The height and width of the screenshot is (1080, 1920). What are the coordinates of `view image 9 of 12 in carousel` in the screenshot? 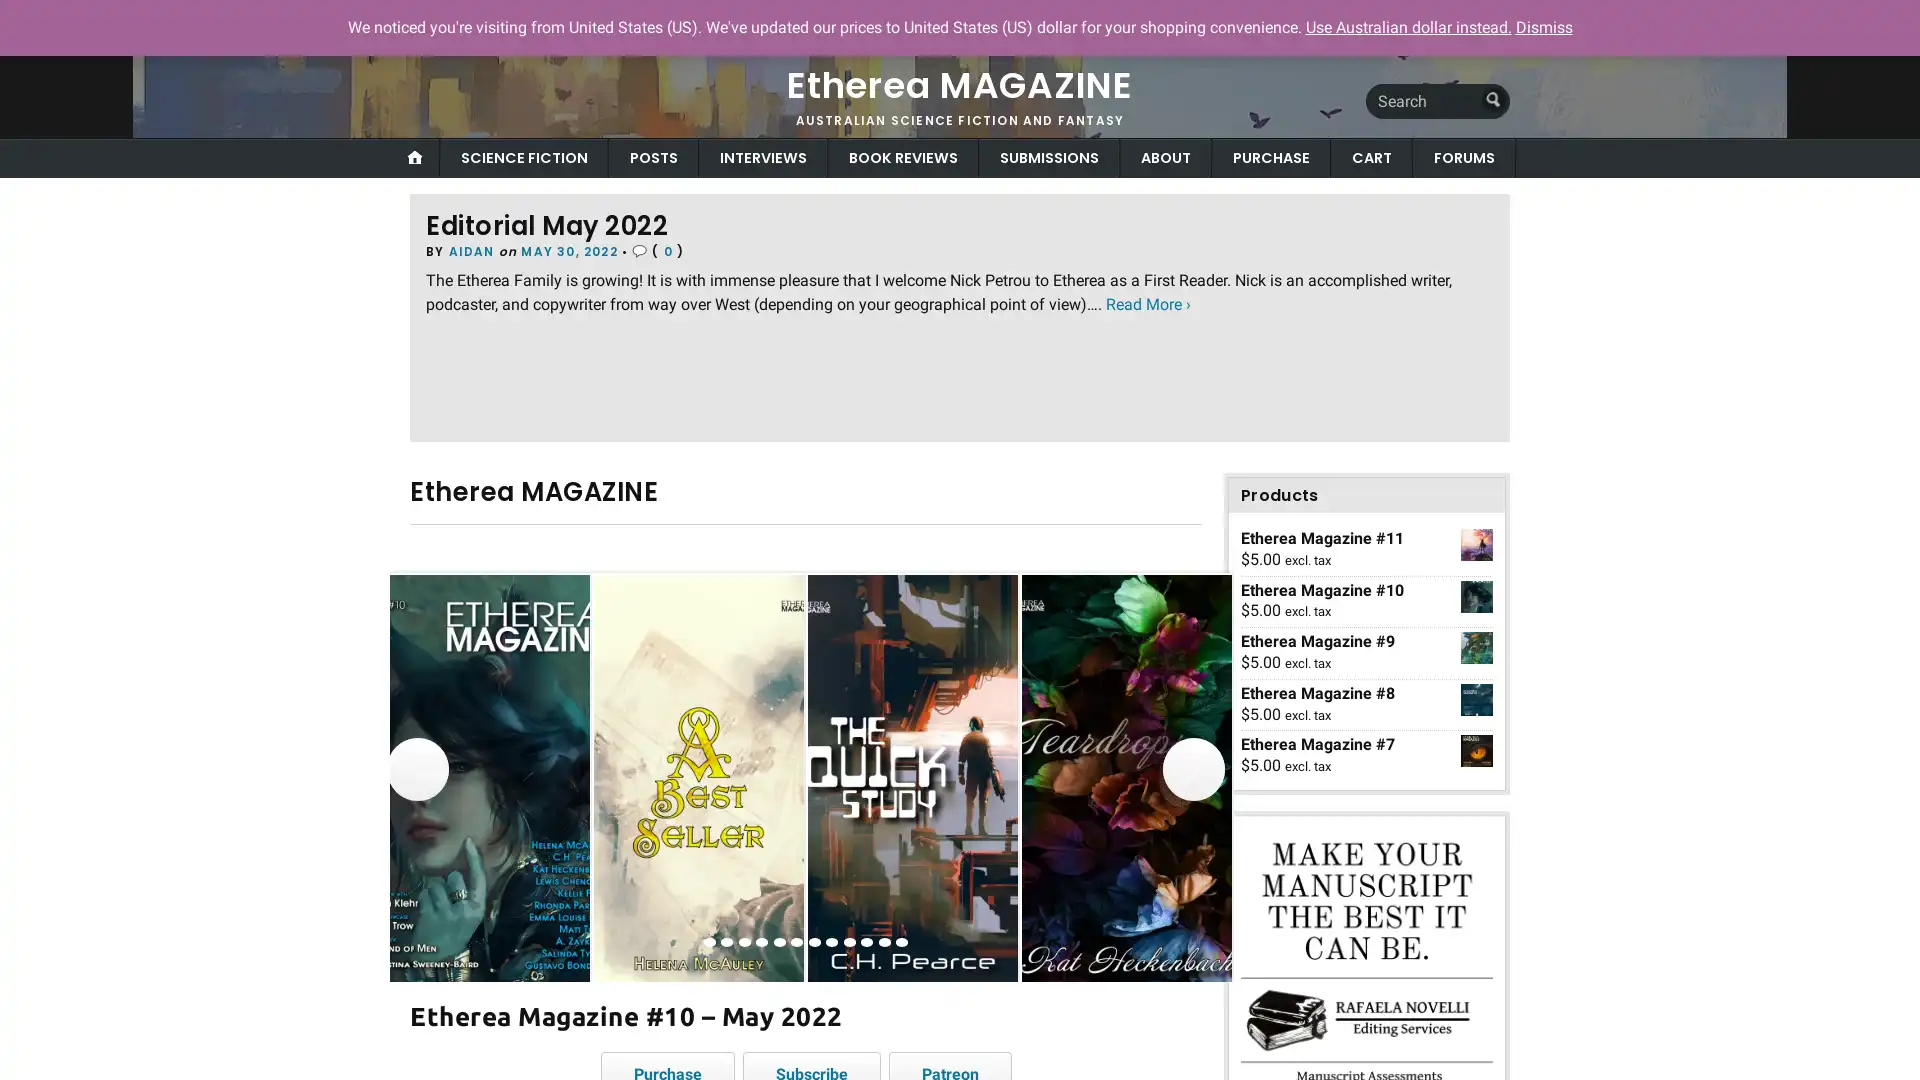 It's located at (849, 941).